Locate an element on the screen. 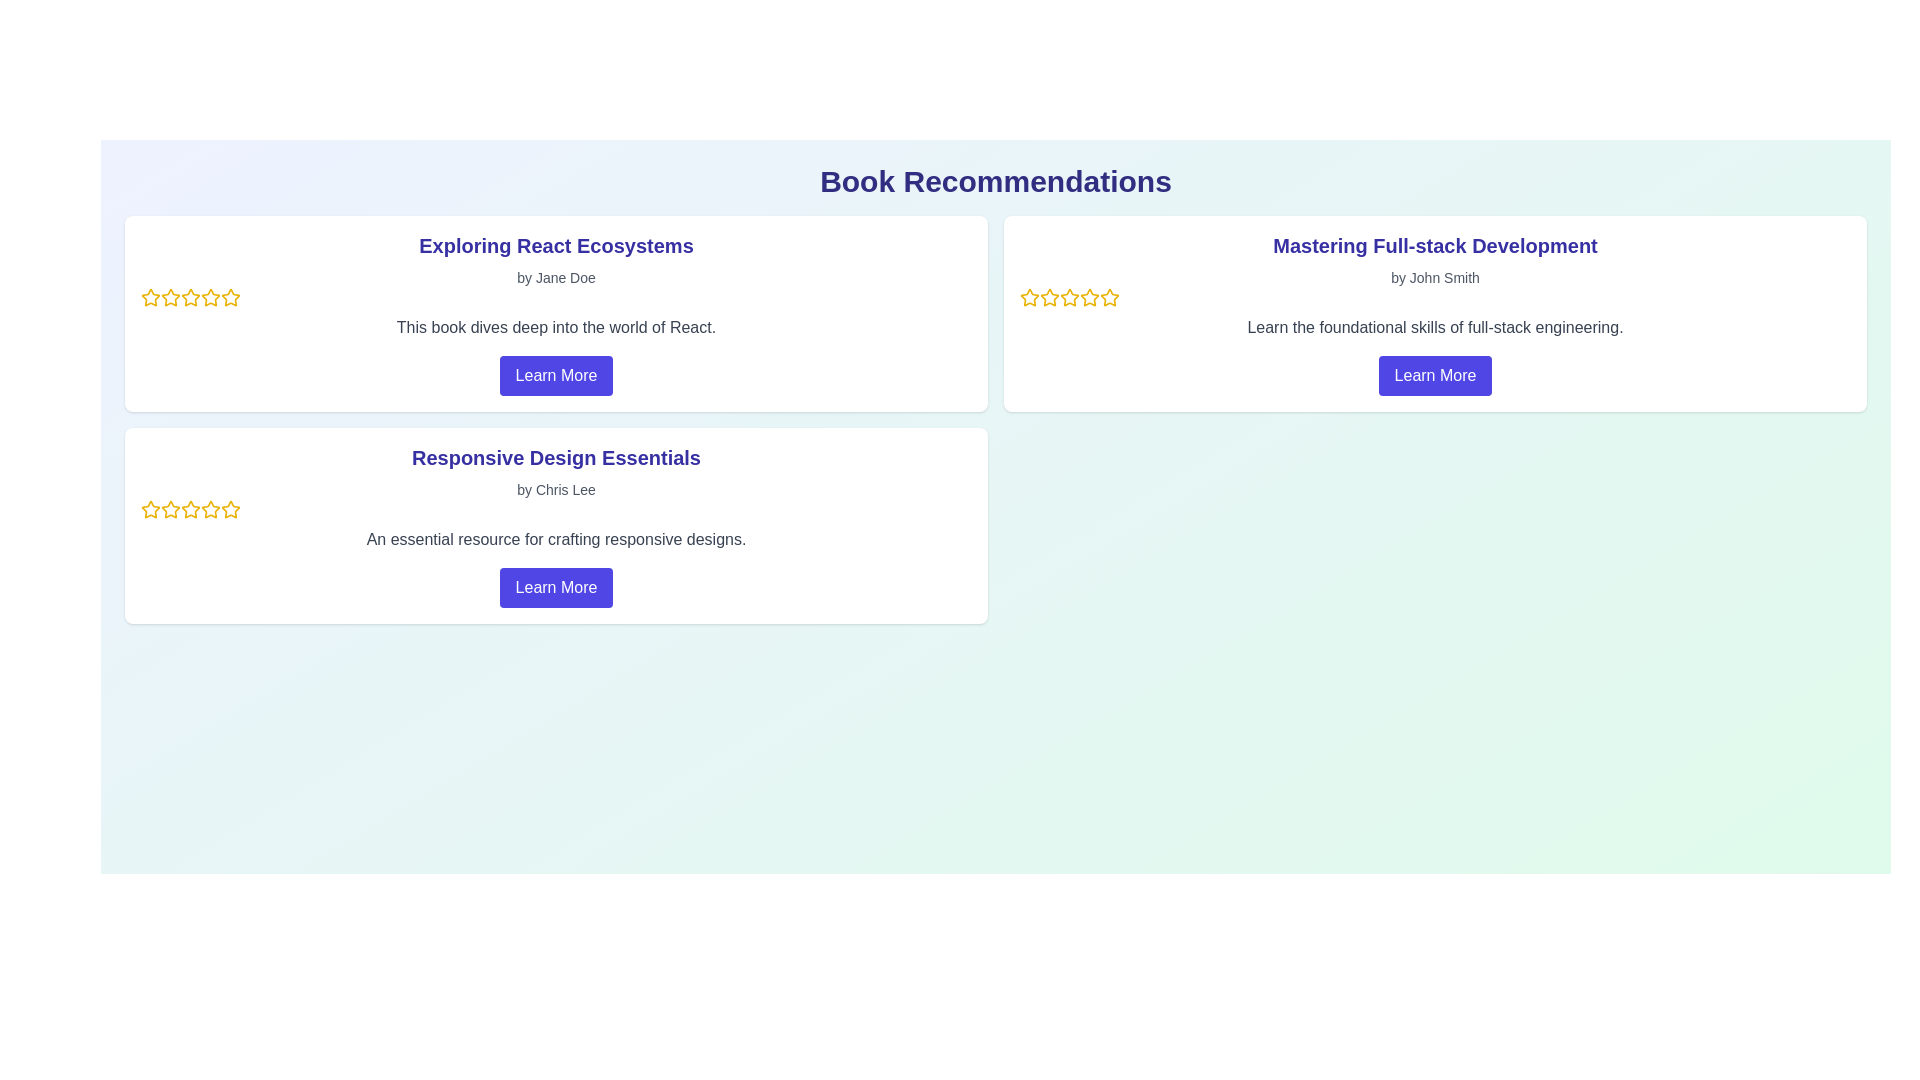  the 'Learn More' button with a blue background and white text, which is located below the descriptive text of the book 'Exploring React Ecosystems' is located at coordinates (556, 375).